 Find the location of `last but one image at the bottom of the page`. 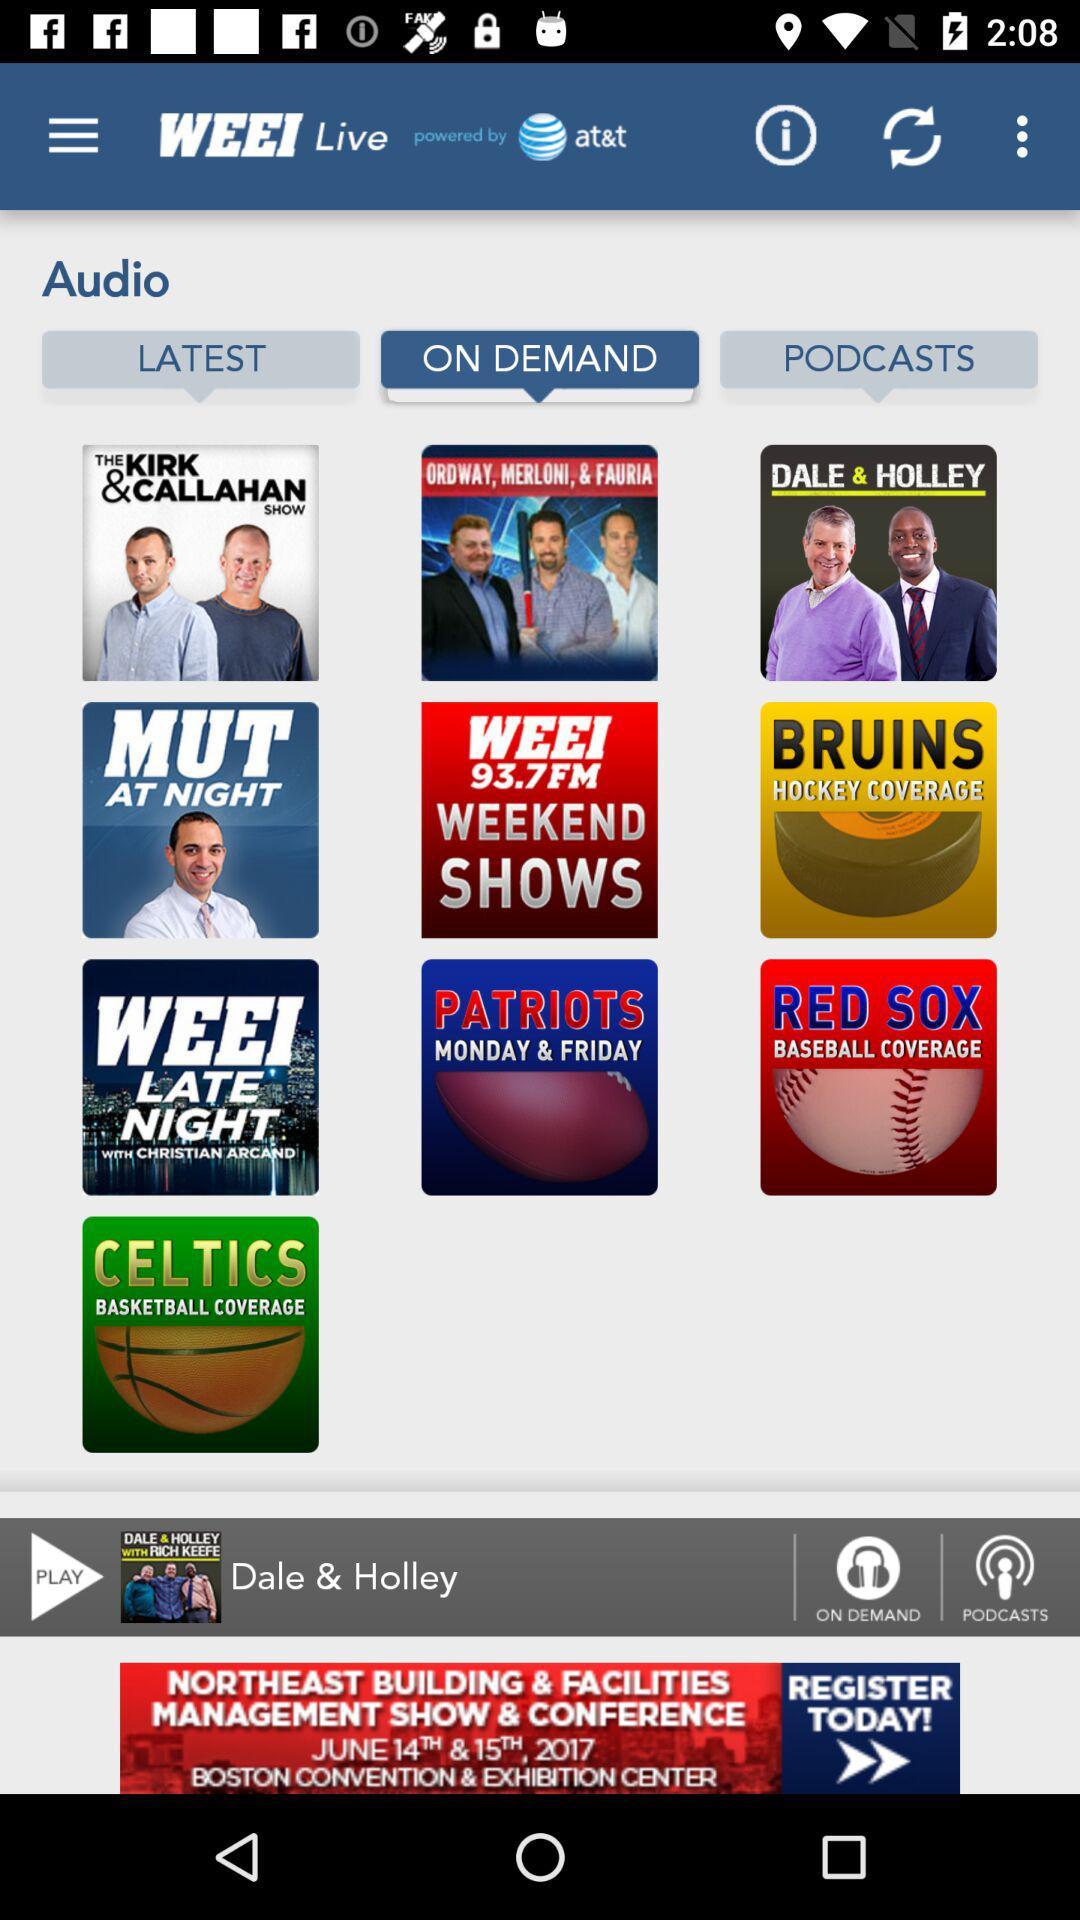

last but one image at the bottom of the page is located at coordinates (200, 1334).